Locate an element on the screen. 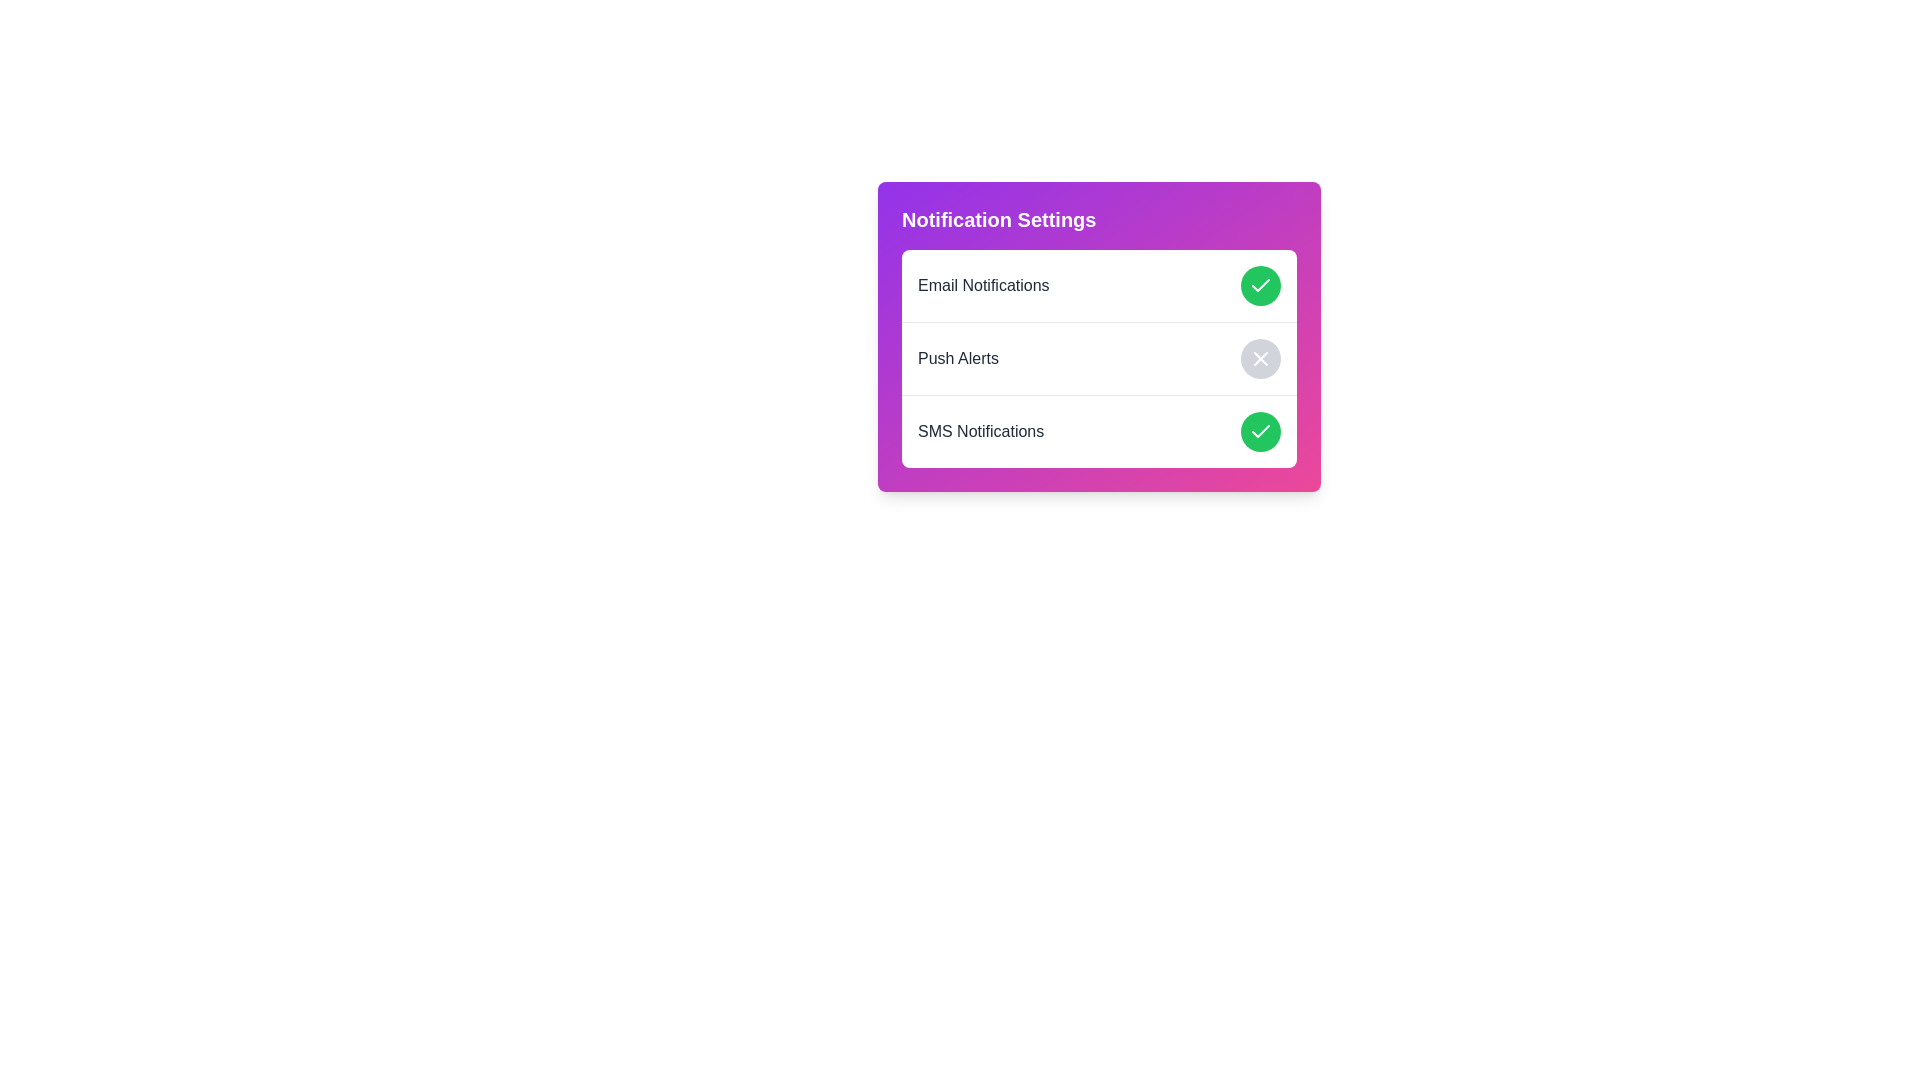  the 'Push Alerts' text label displayed in bold dark gray font within the purple notification settings box is located at coordinates (957, 357).